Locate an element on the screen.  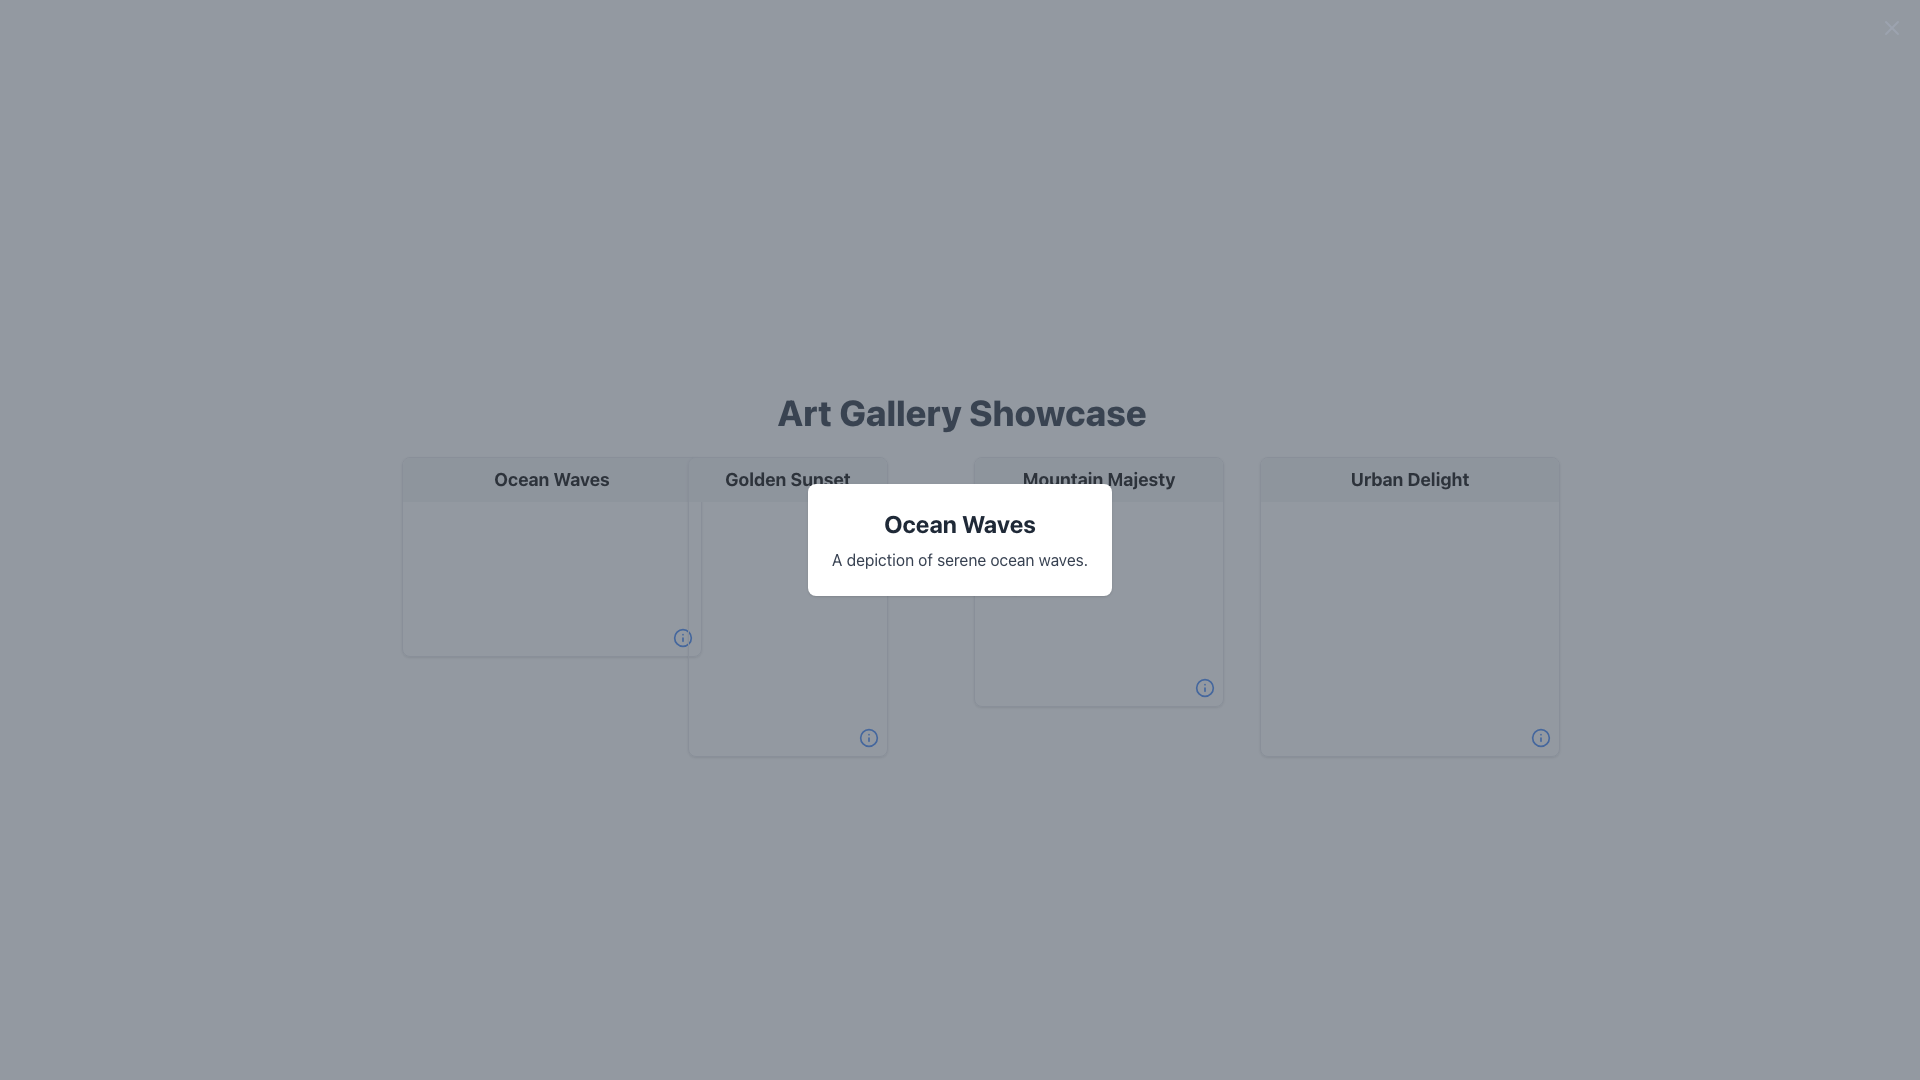
the information icon located in the bottom-right corner of the 'Urban Delight' card is located at coordinates (1539, 737).